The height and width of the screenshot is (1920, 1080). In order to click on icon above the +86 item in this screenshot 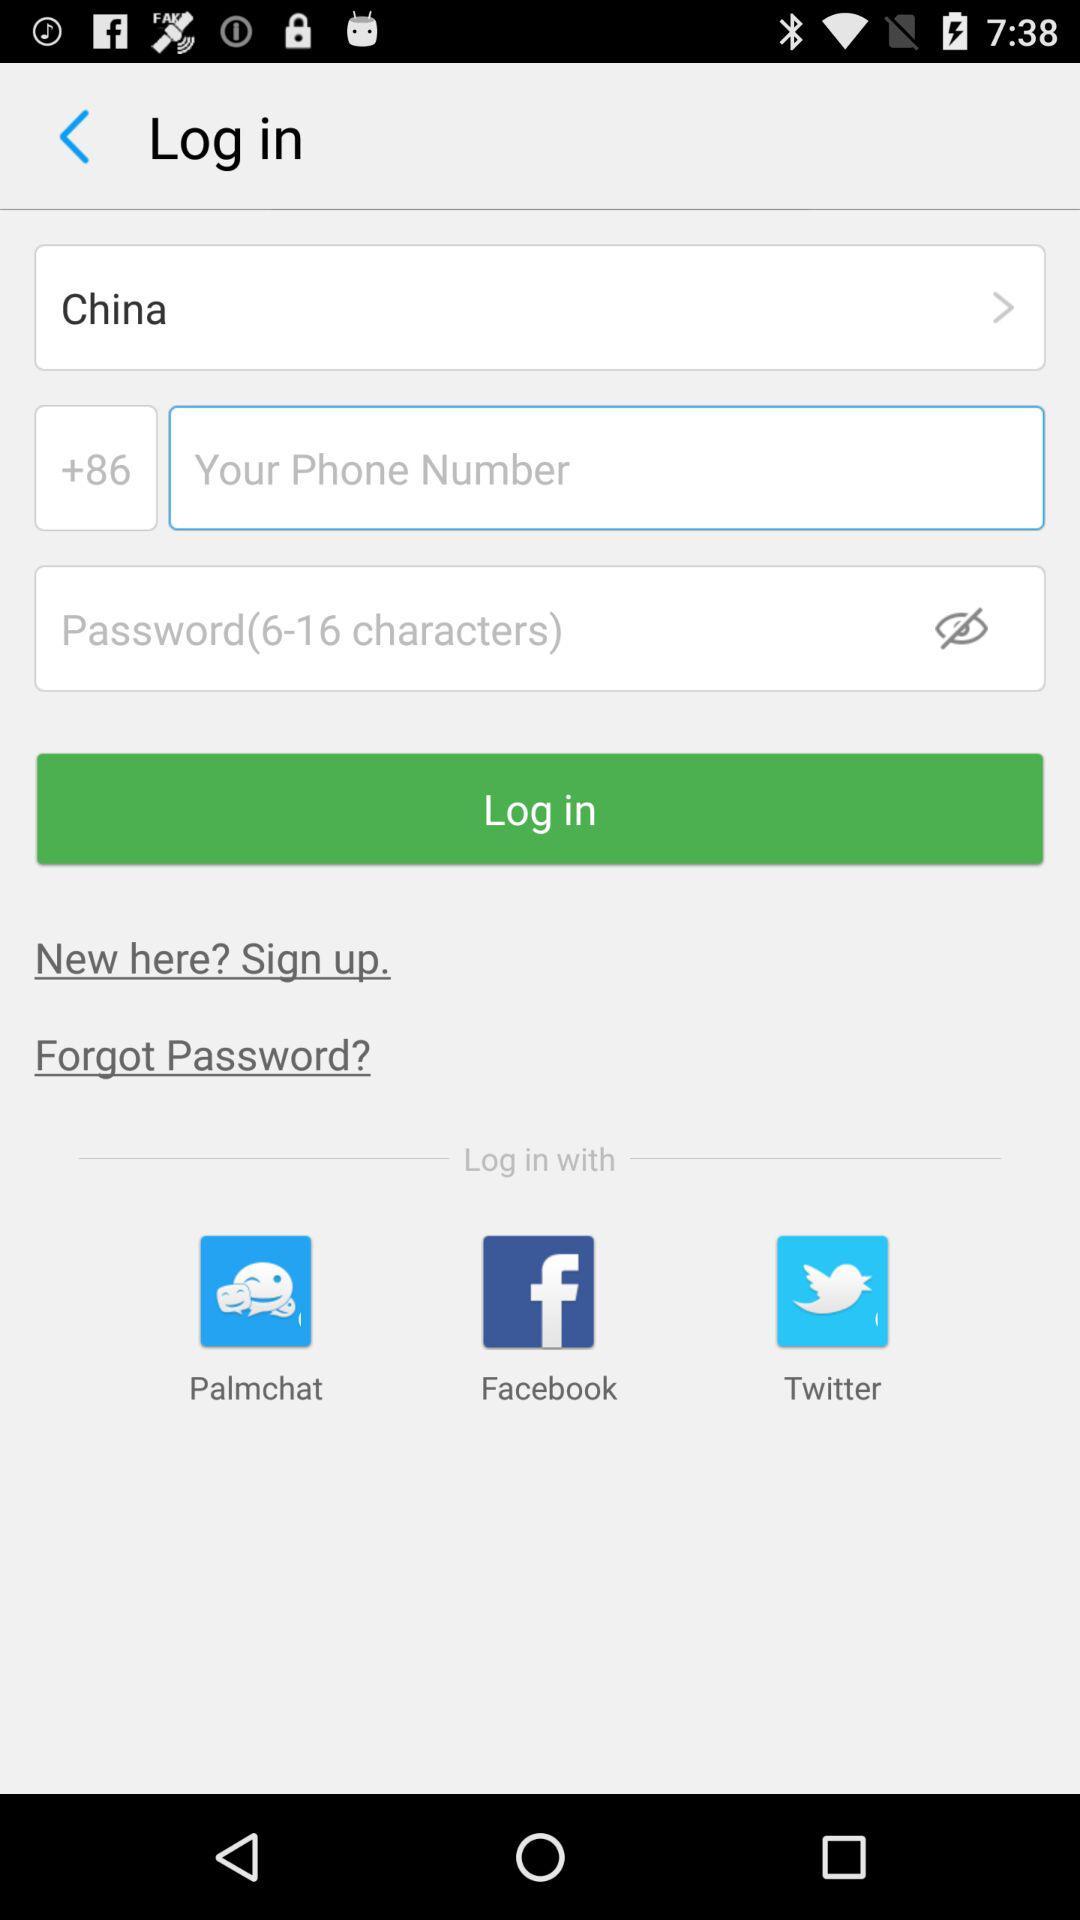, I will do `click(540, 306)`.